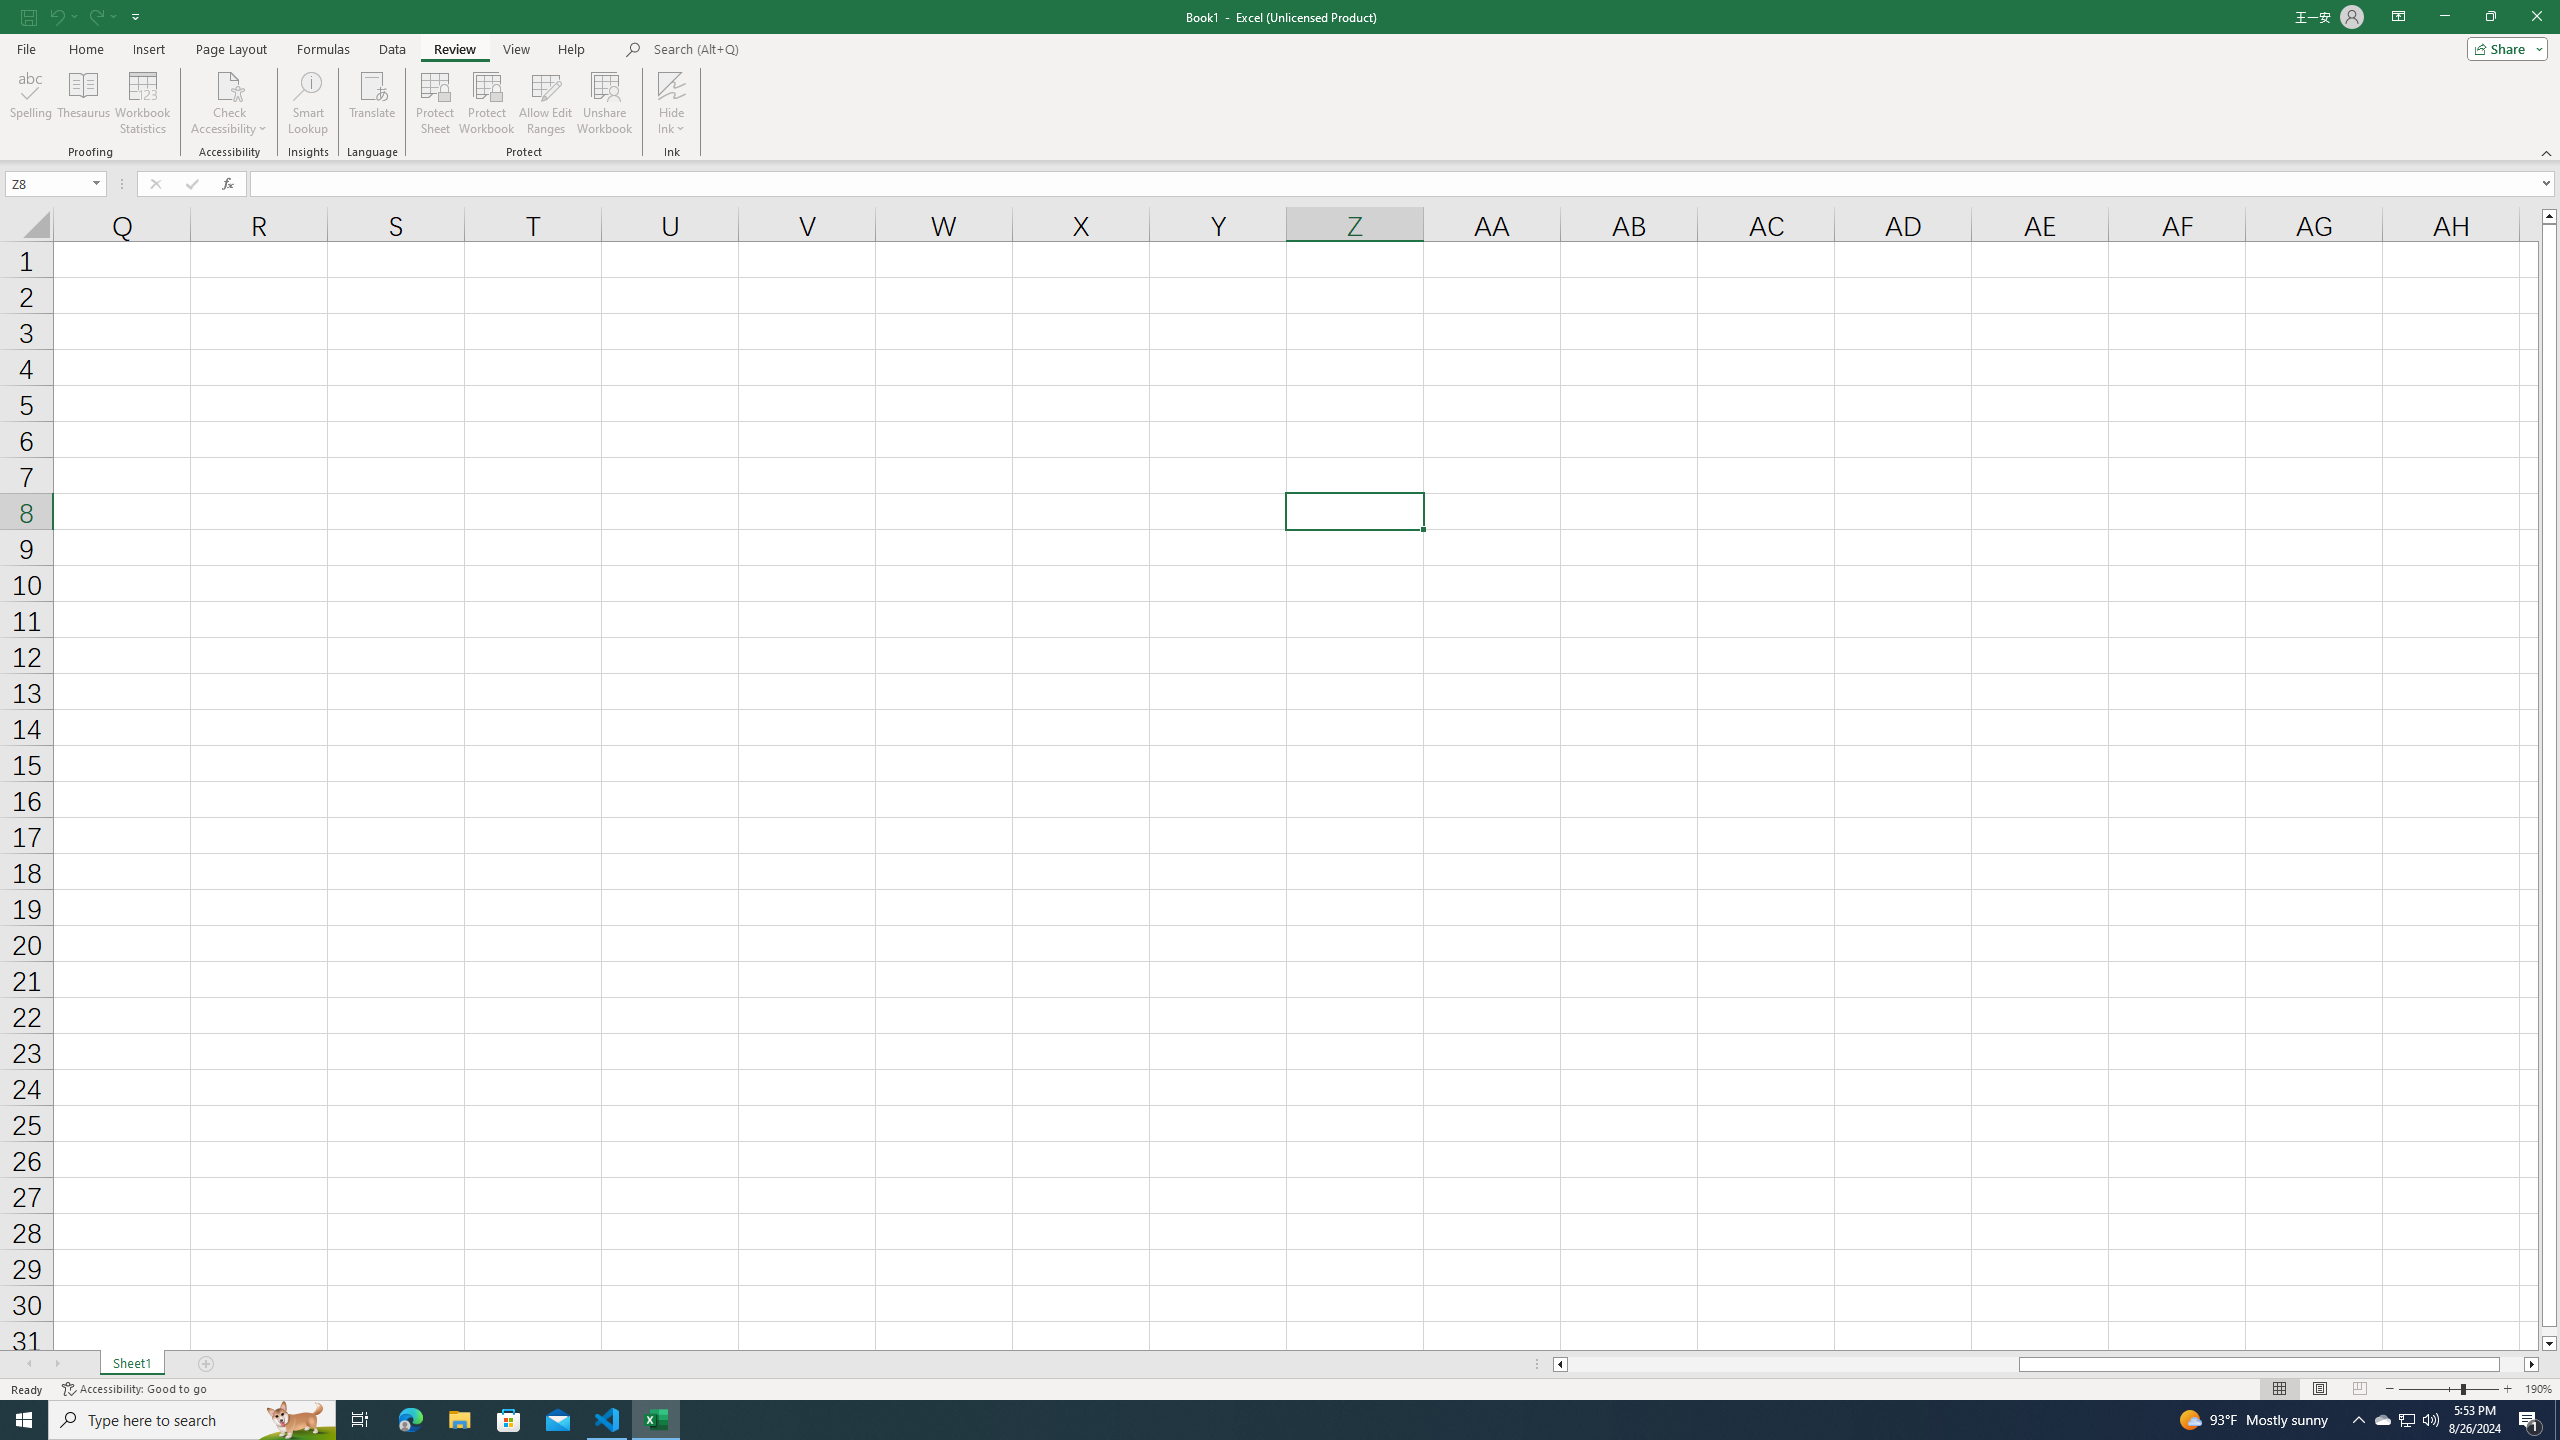 This screenshot has height=1440, width=2560. What do you see at coordinates (82, 16) in the screenshot?
I see `'Quick Access Toolbar'` at bounding box center [82, 16].